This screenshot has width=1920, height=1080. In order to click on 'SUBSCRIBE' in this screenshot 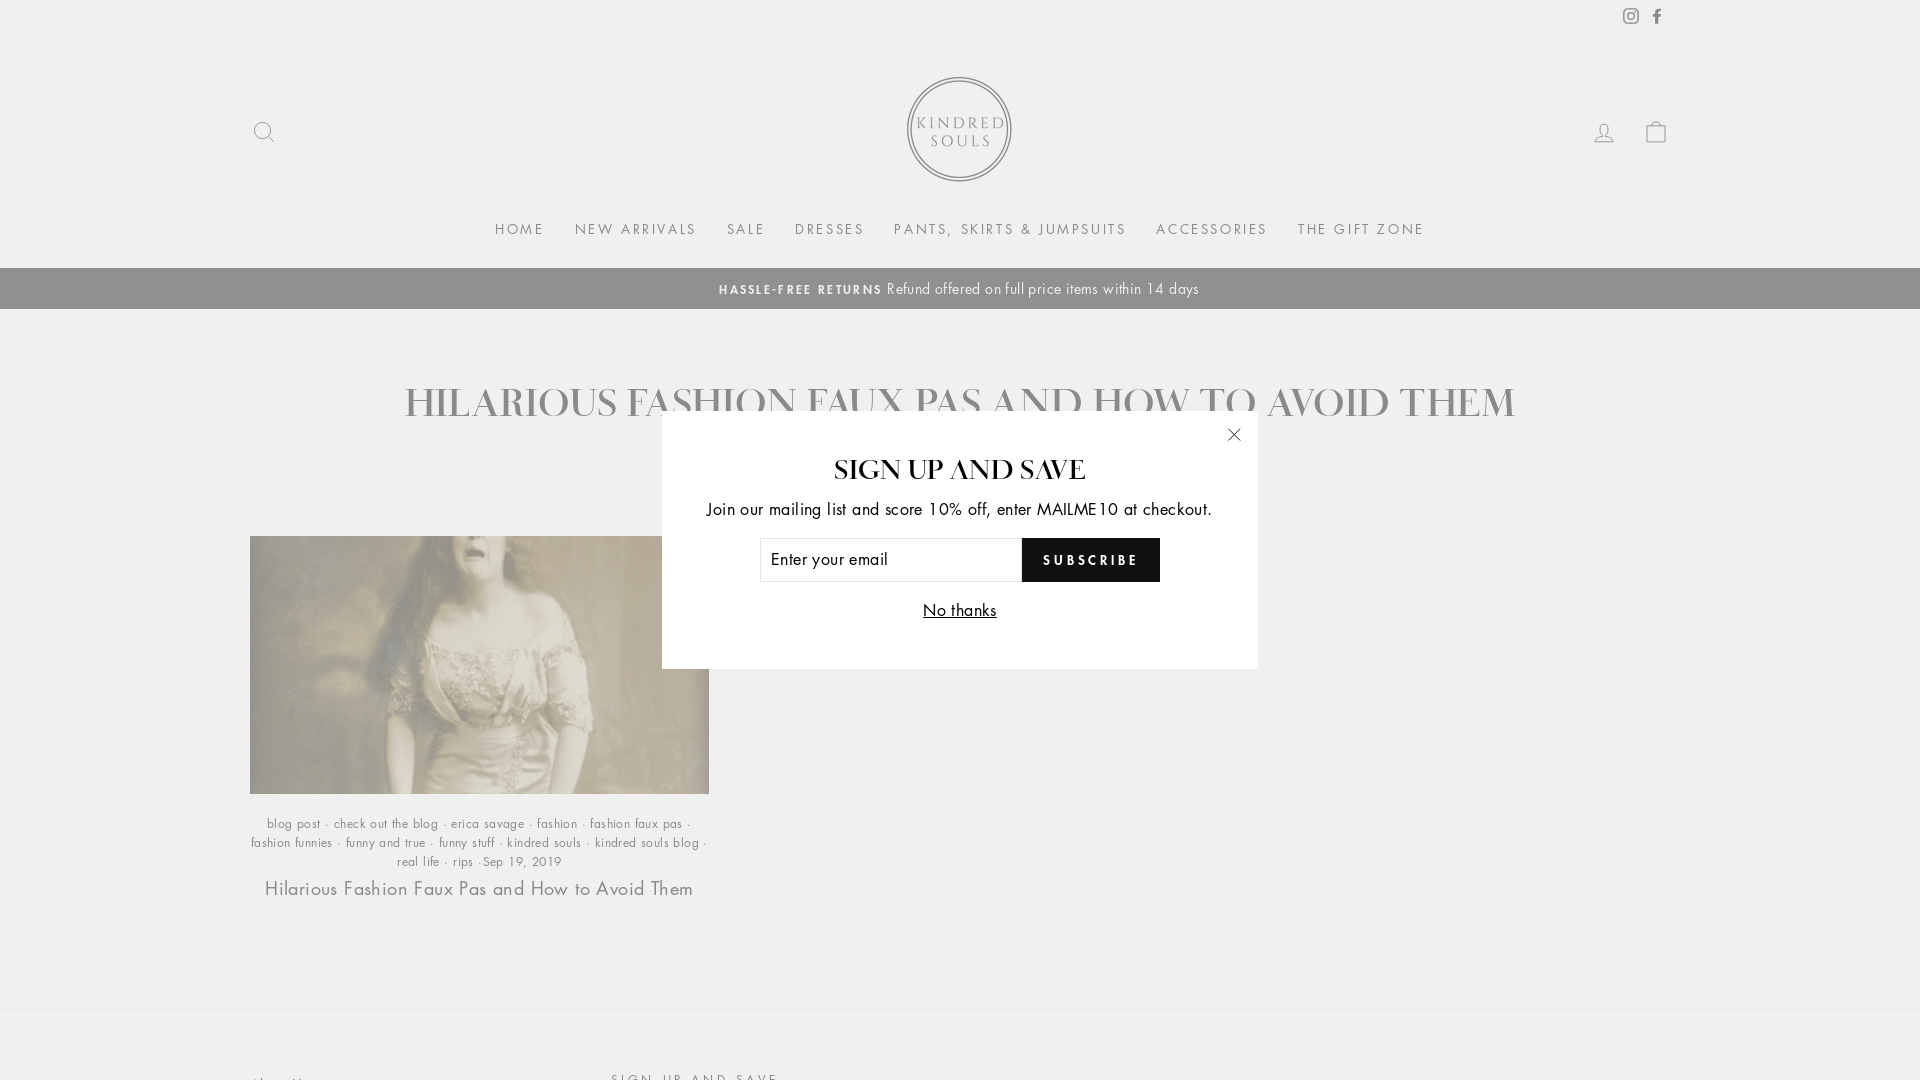, I will do `click(1089, 559)`.